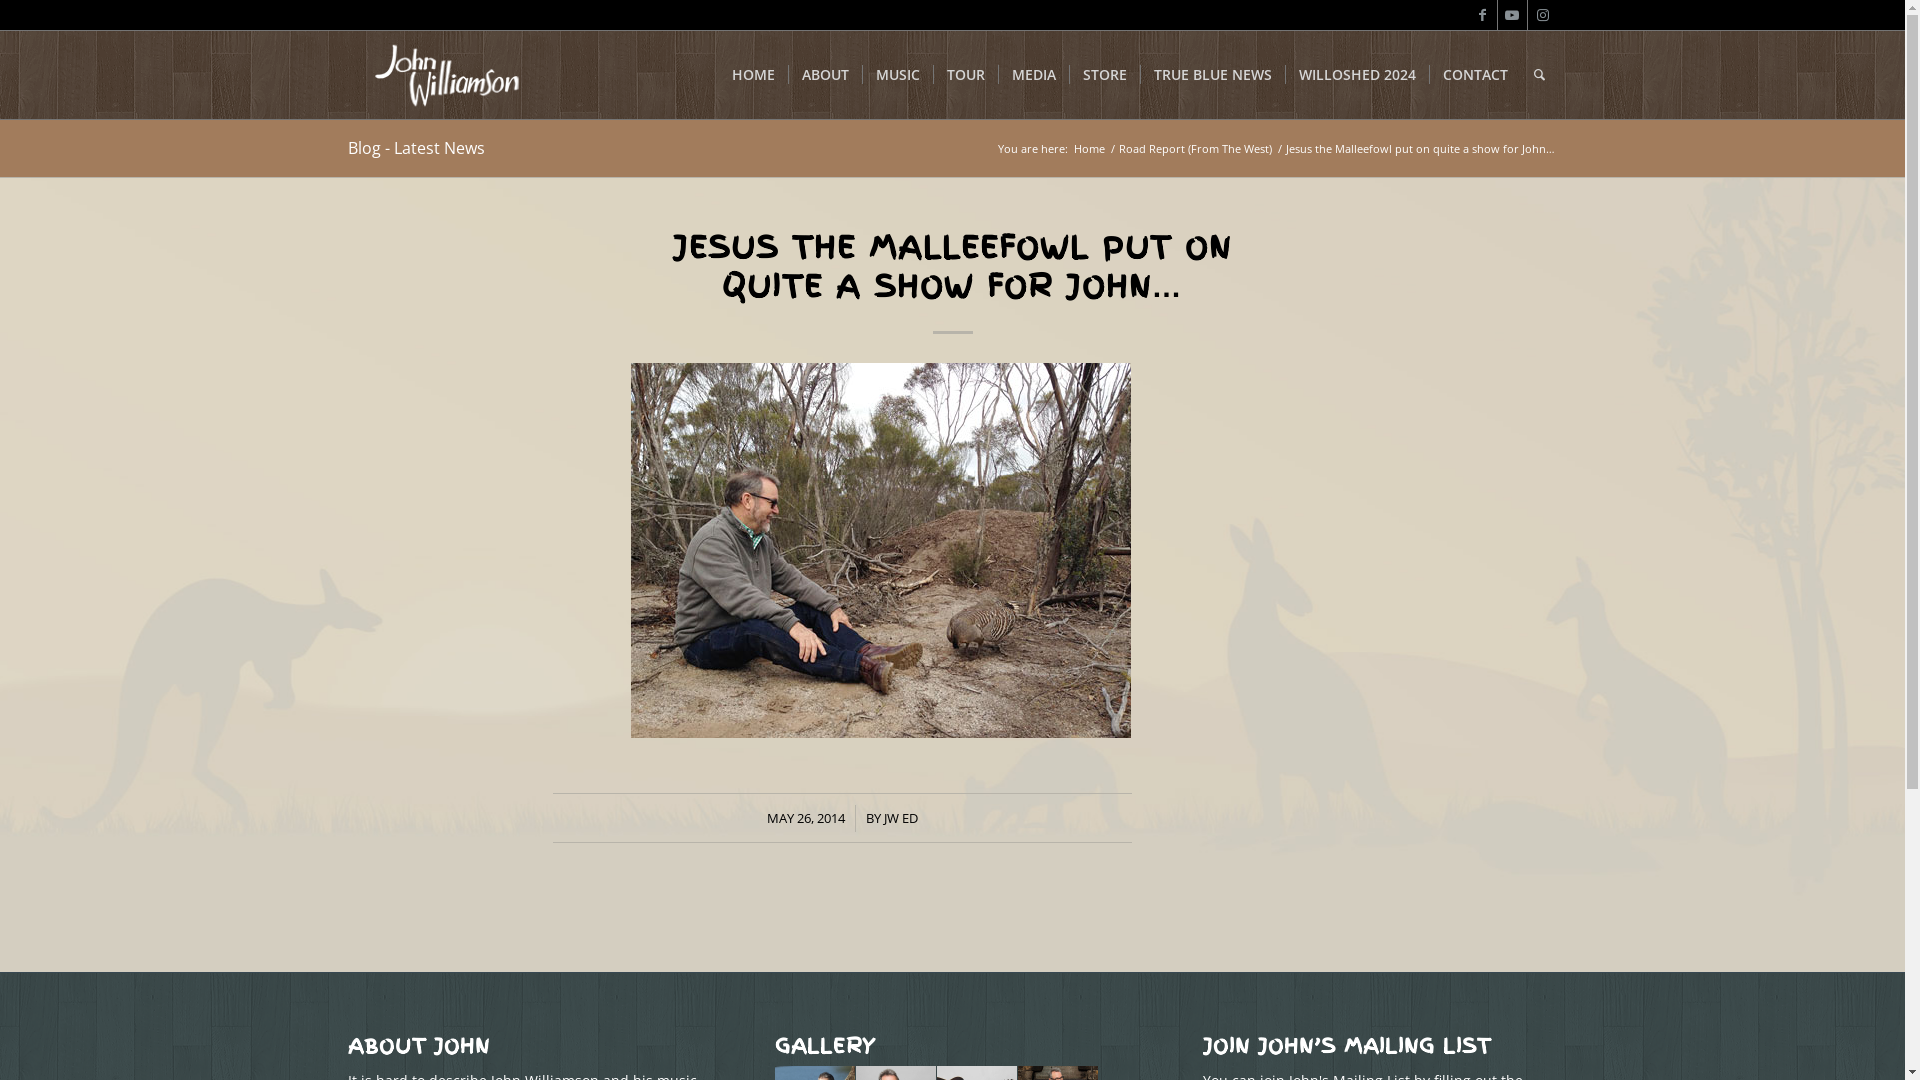 The width and height of the screenshot is (1920, 1080). Describe the element at coordinates (1473, 73) in the screenshot. I see `'CONTACT'` at that location.